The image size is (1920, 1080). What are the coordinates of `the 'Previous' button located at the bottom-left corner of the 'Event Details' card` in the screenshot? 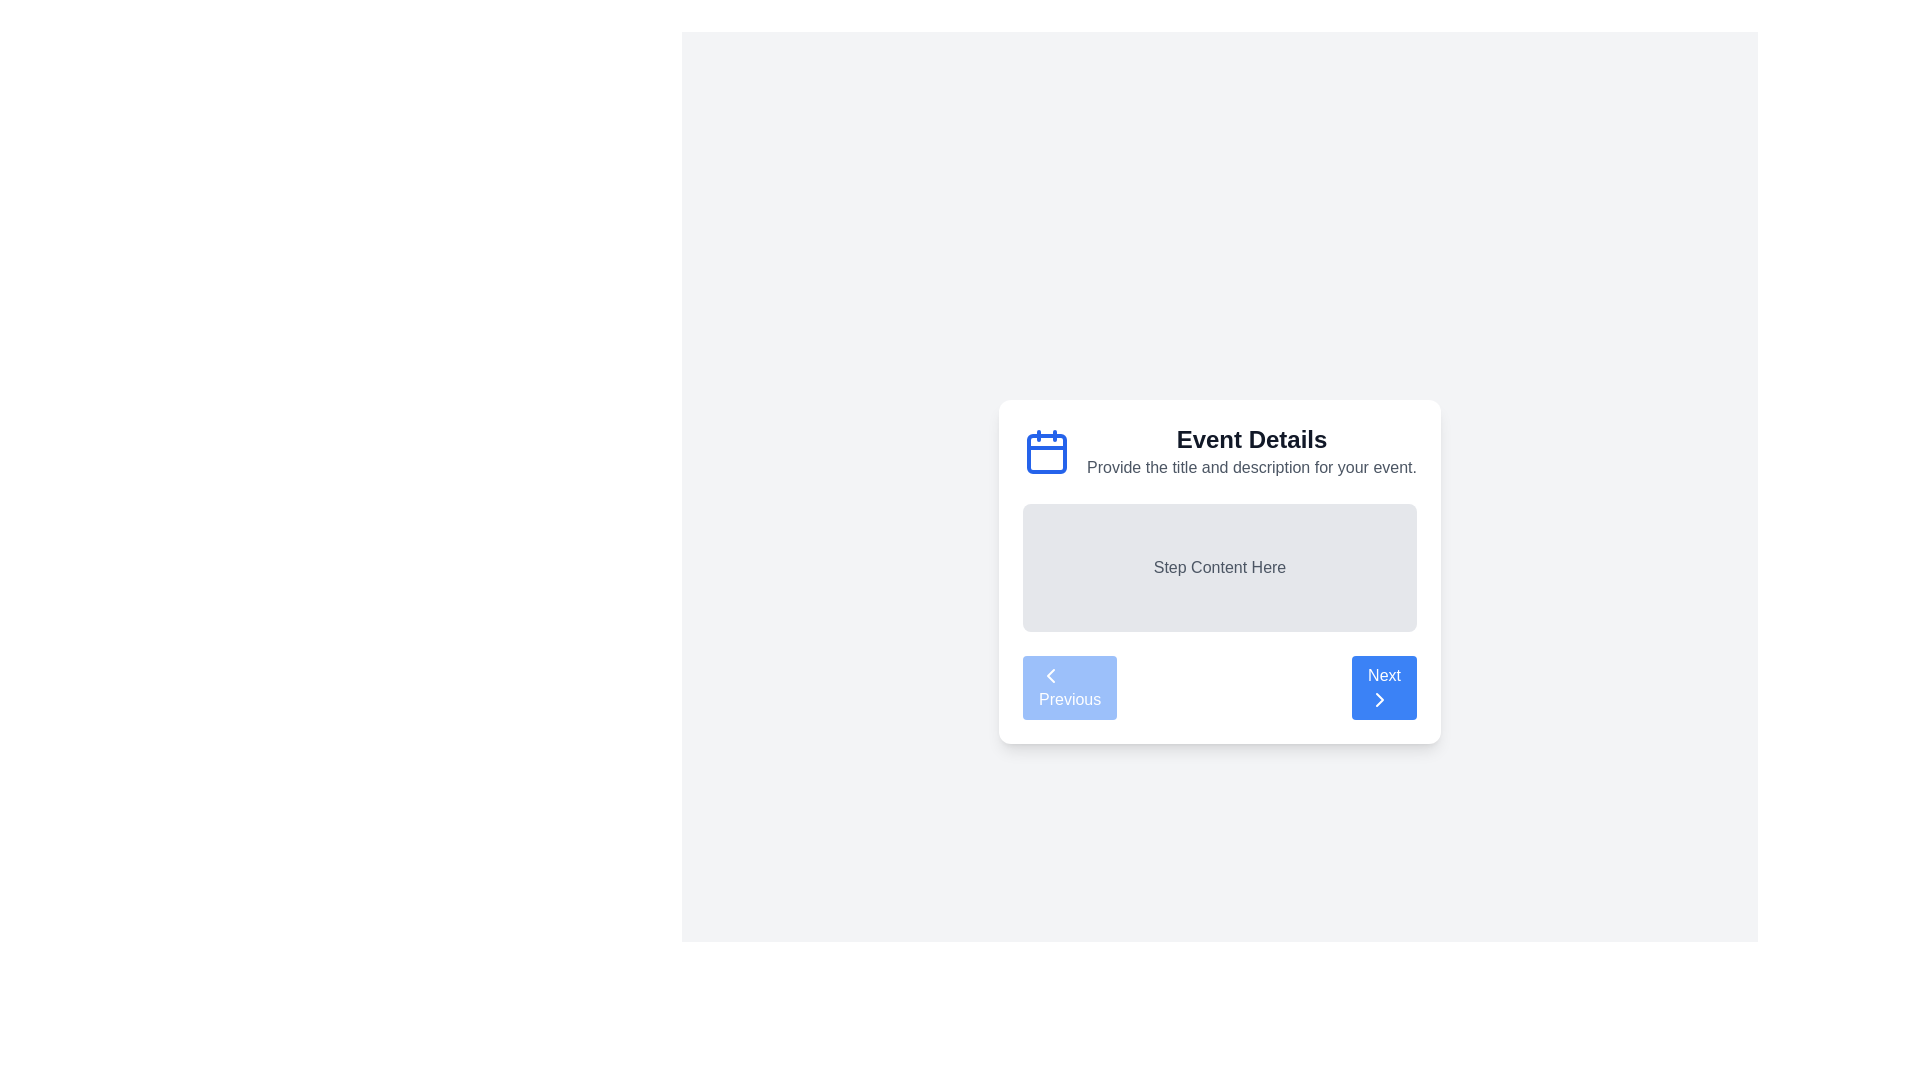 It's located at (1050, 675).